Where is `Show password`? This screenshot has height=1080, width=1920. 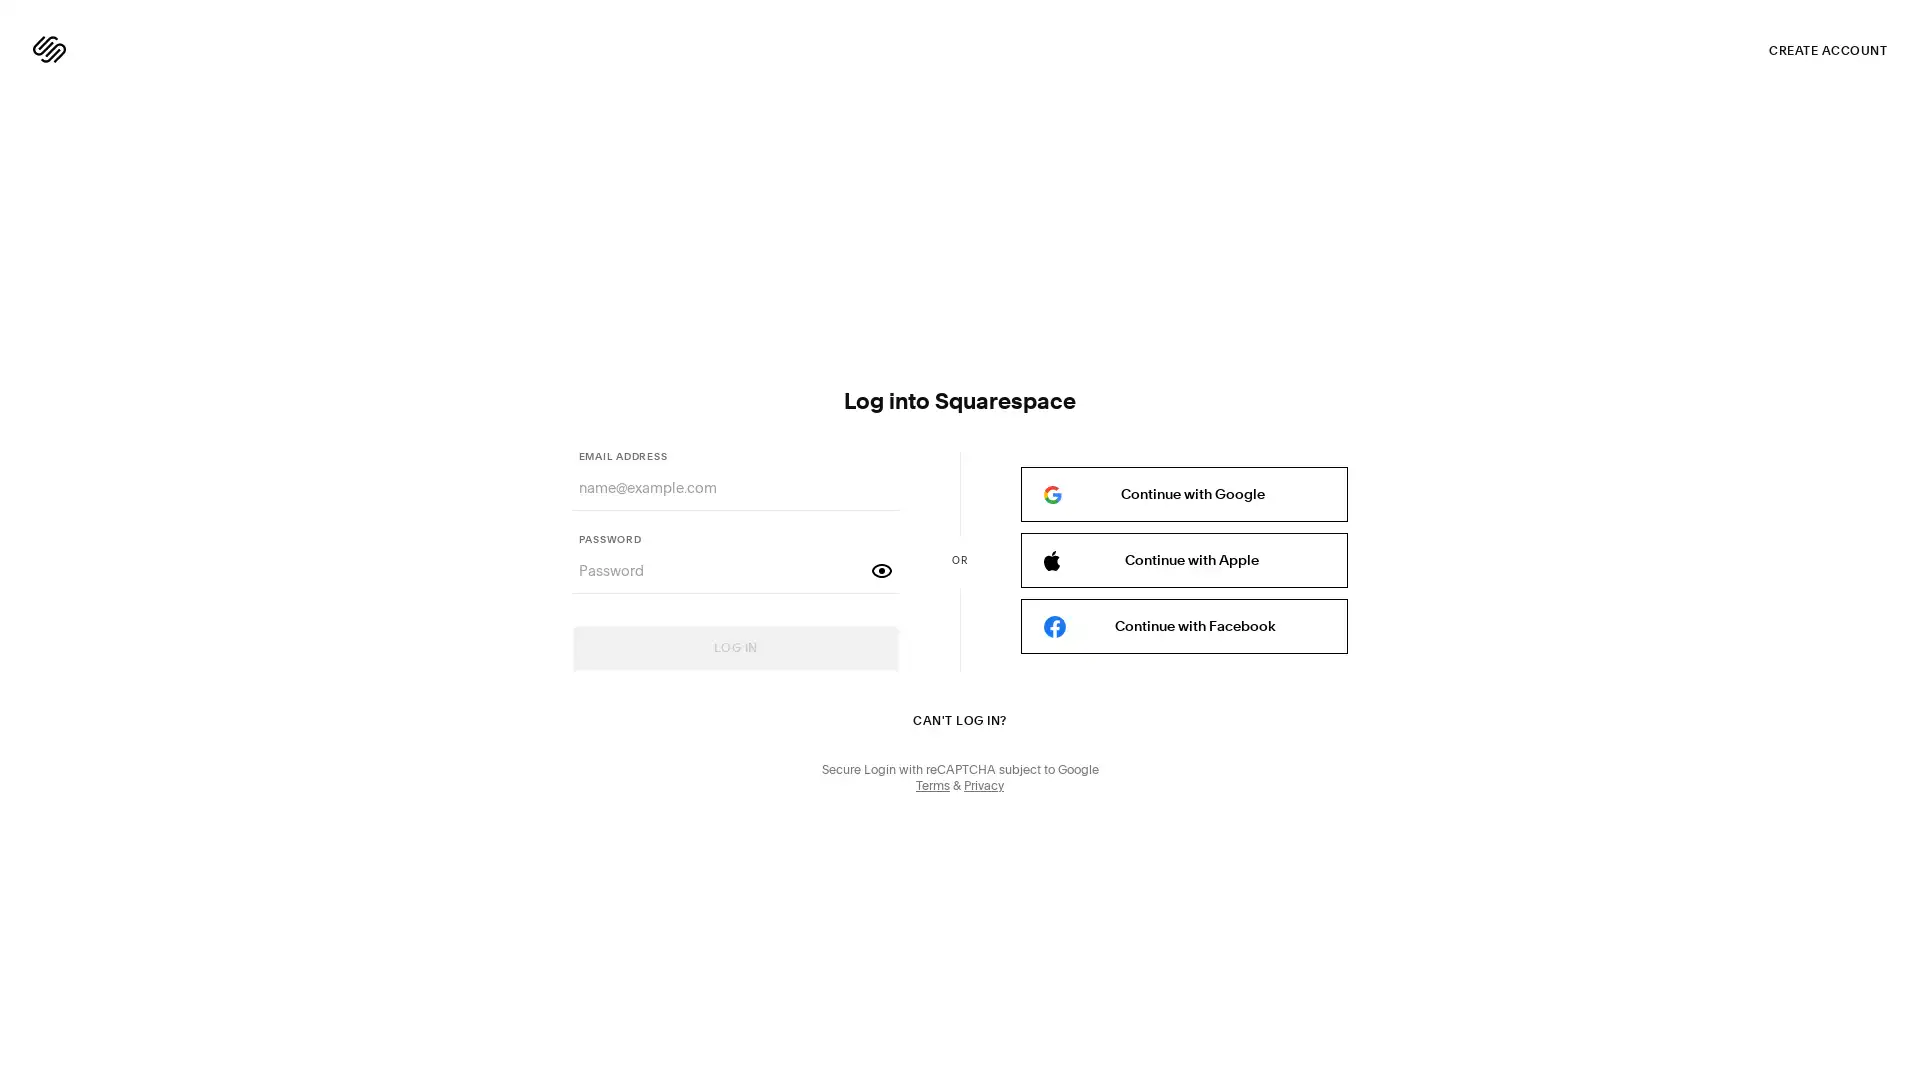
Show password is located at coordinates (881, 570).